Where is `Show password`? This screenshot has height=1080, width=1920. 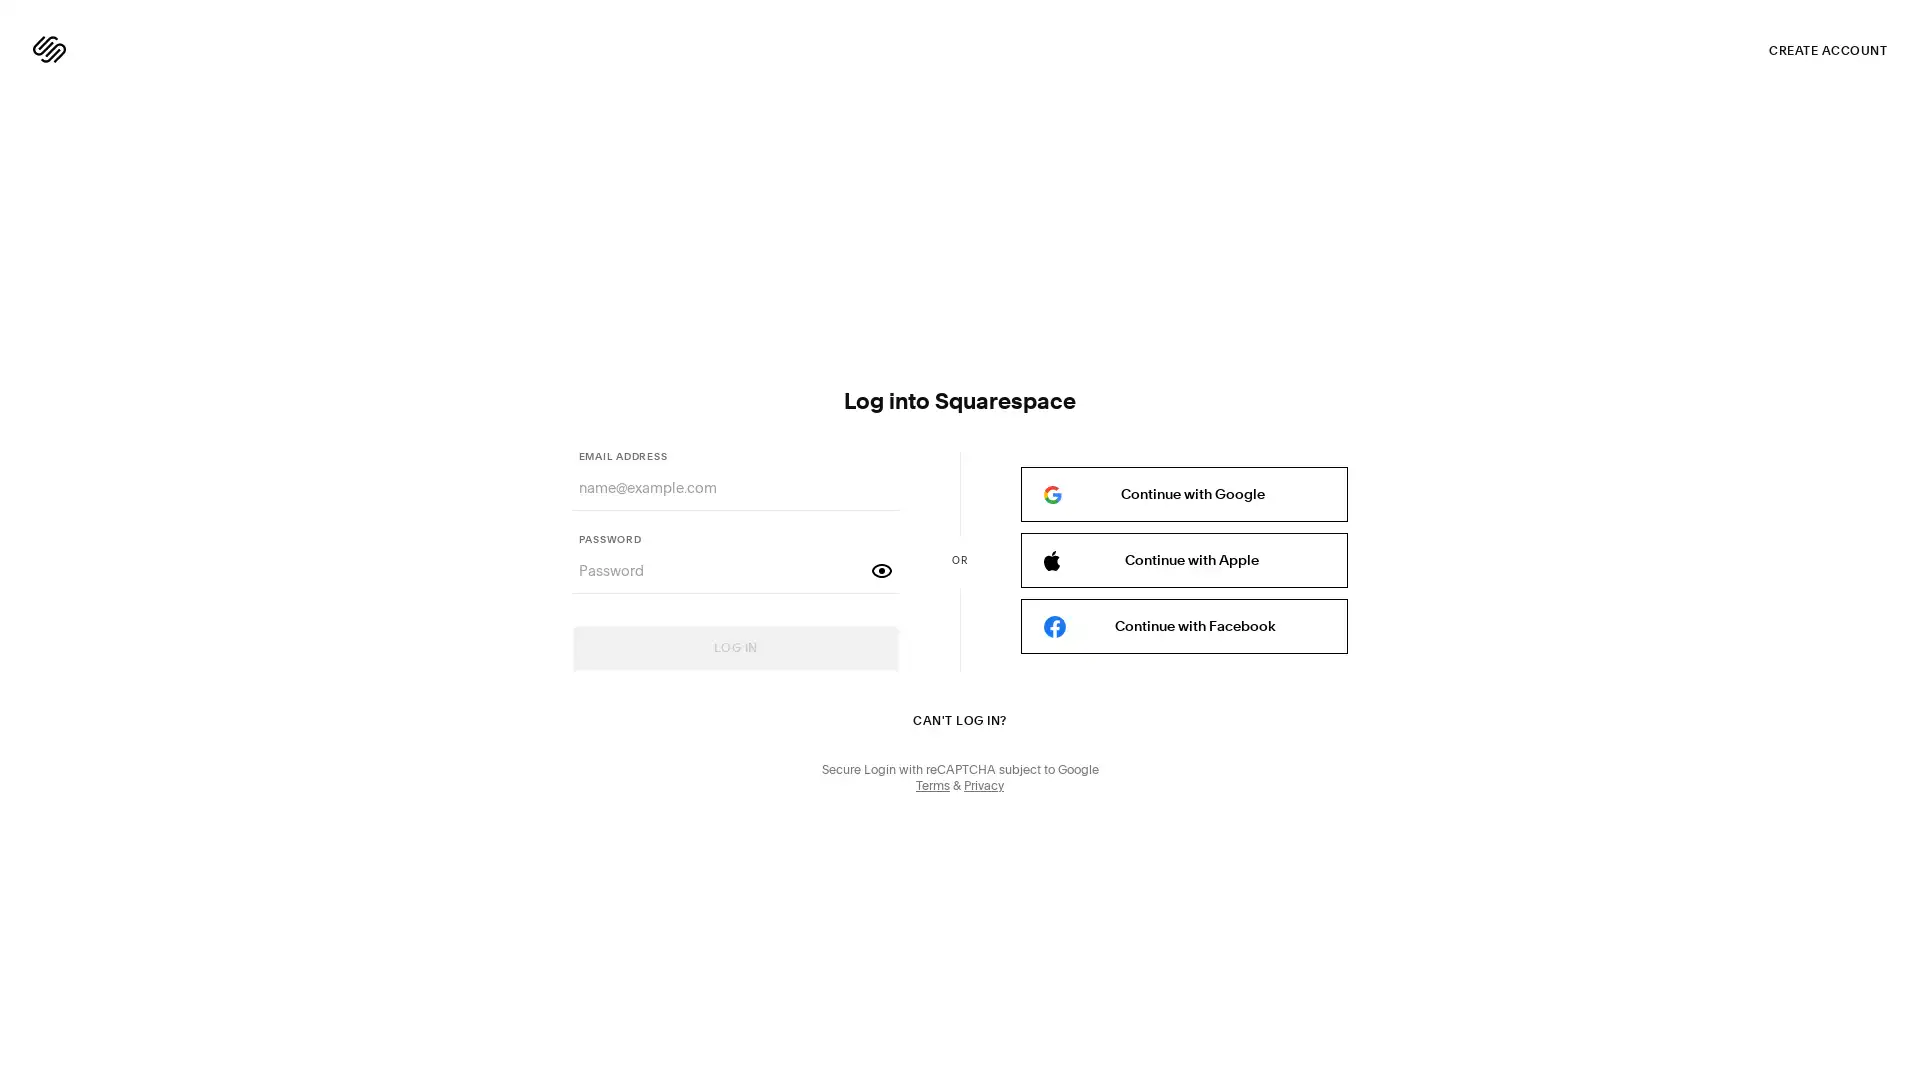
Show password is located at coordinates (881, 570).